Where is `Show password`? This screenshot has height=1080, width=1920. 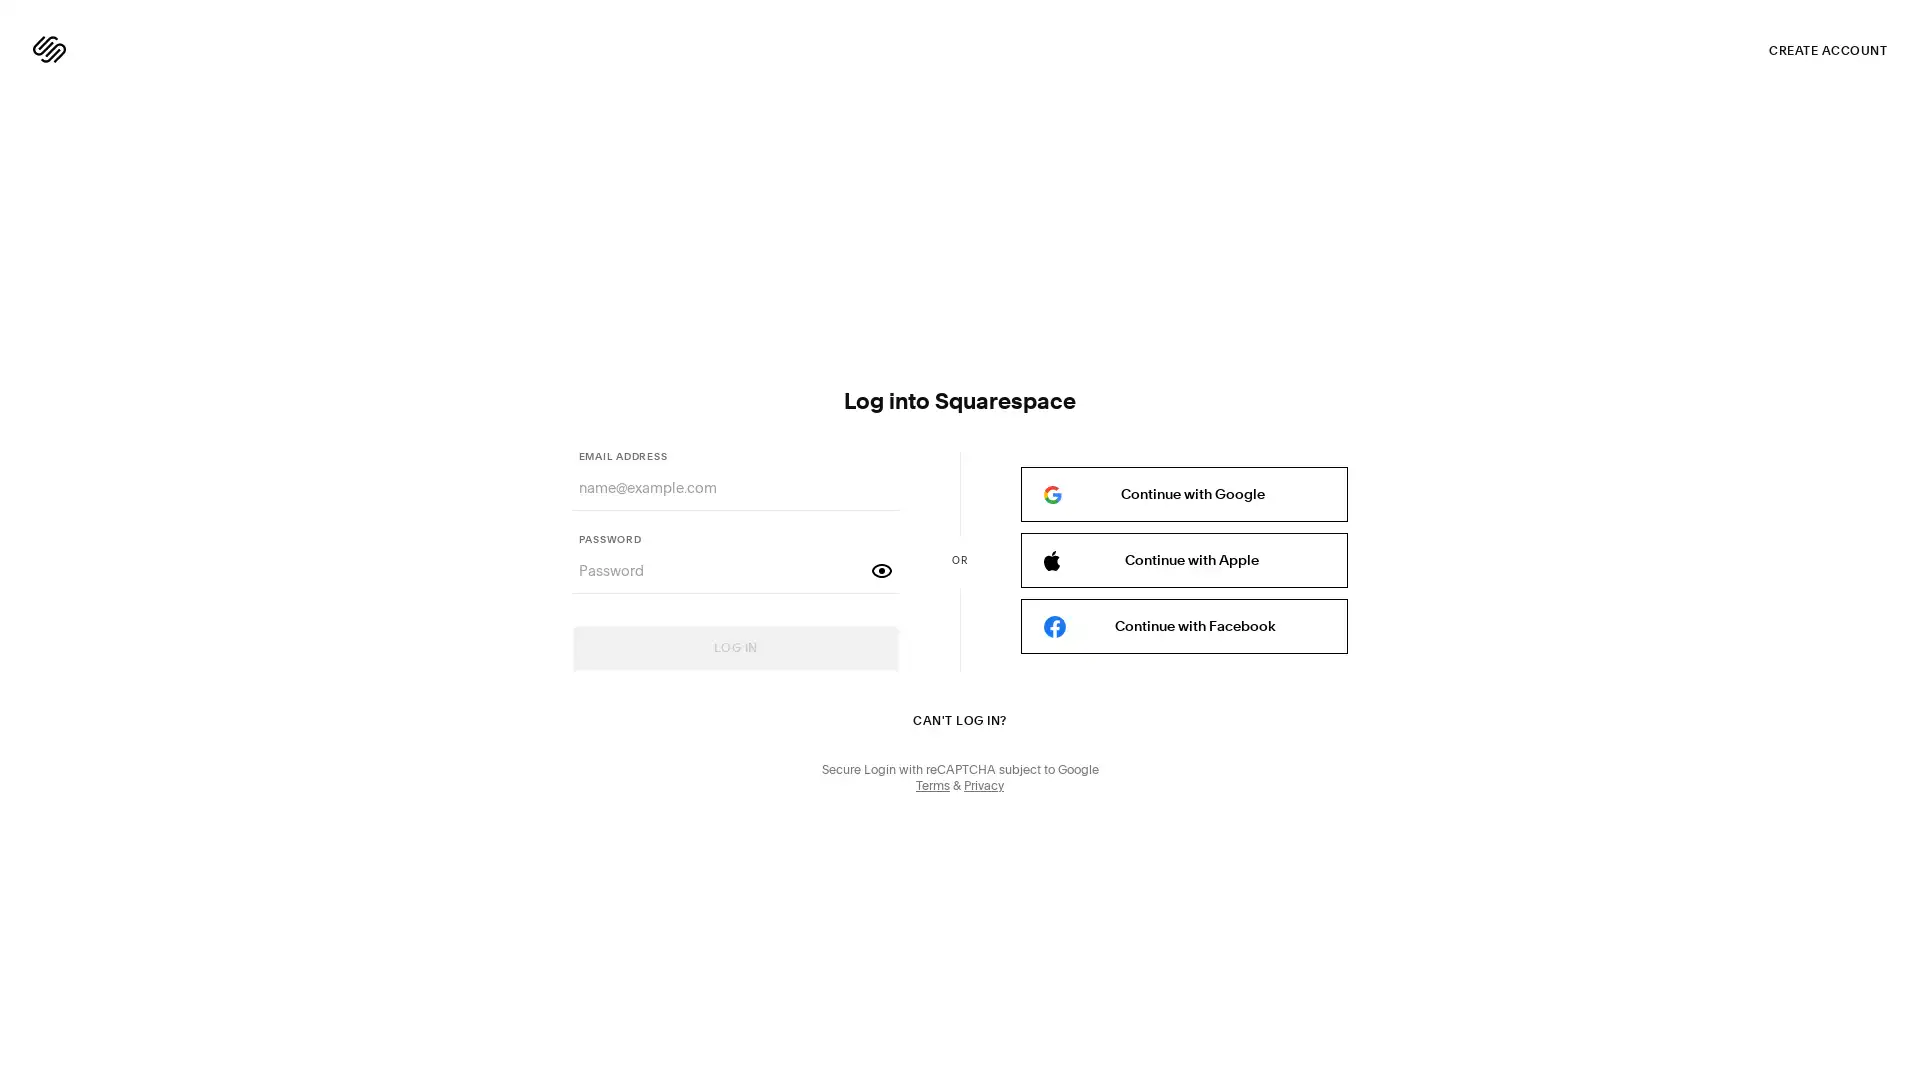
Show password is located at coordinates (881, 570).